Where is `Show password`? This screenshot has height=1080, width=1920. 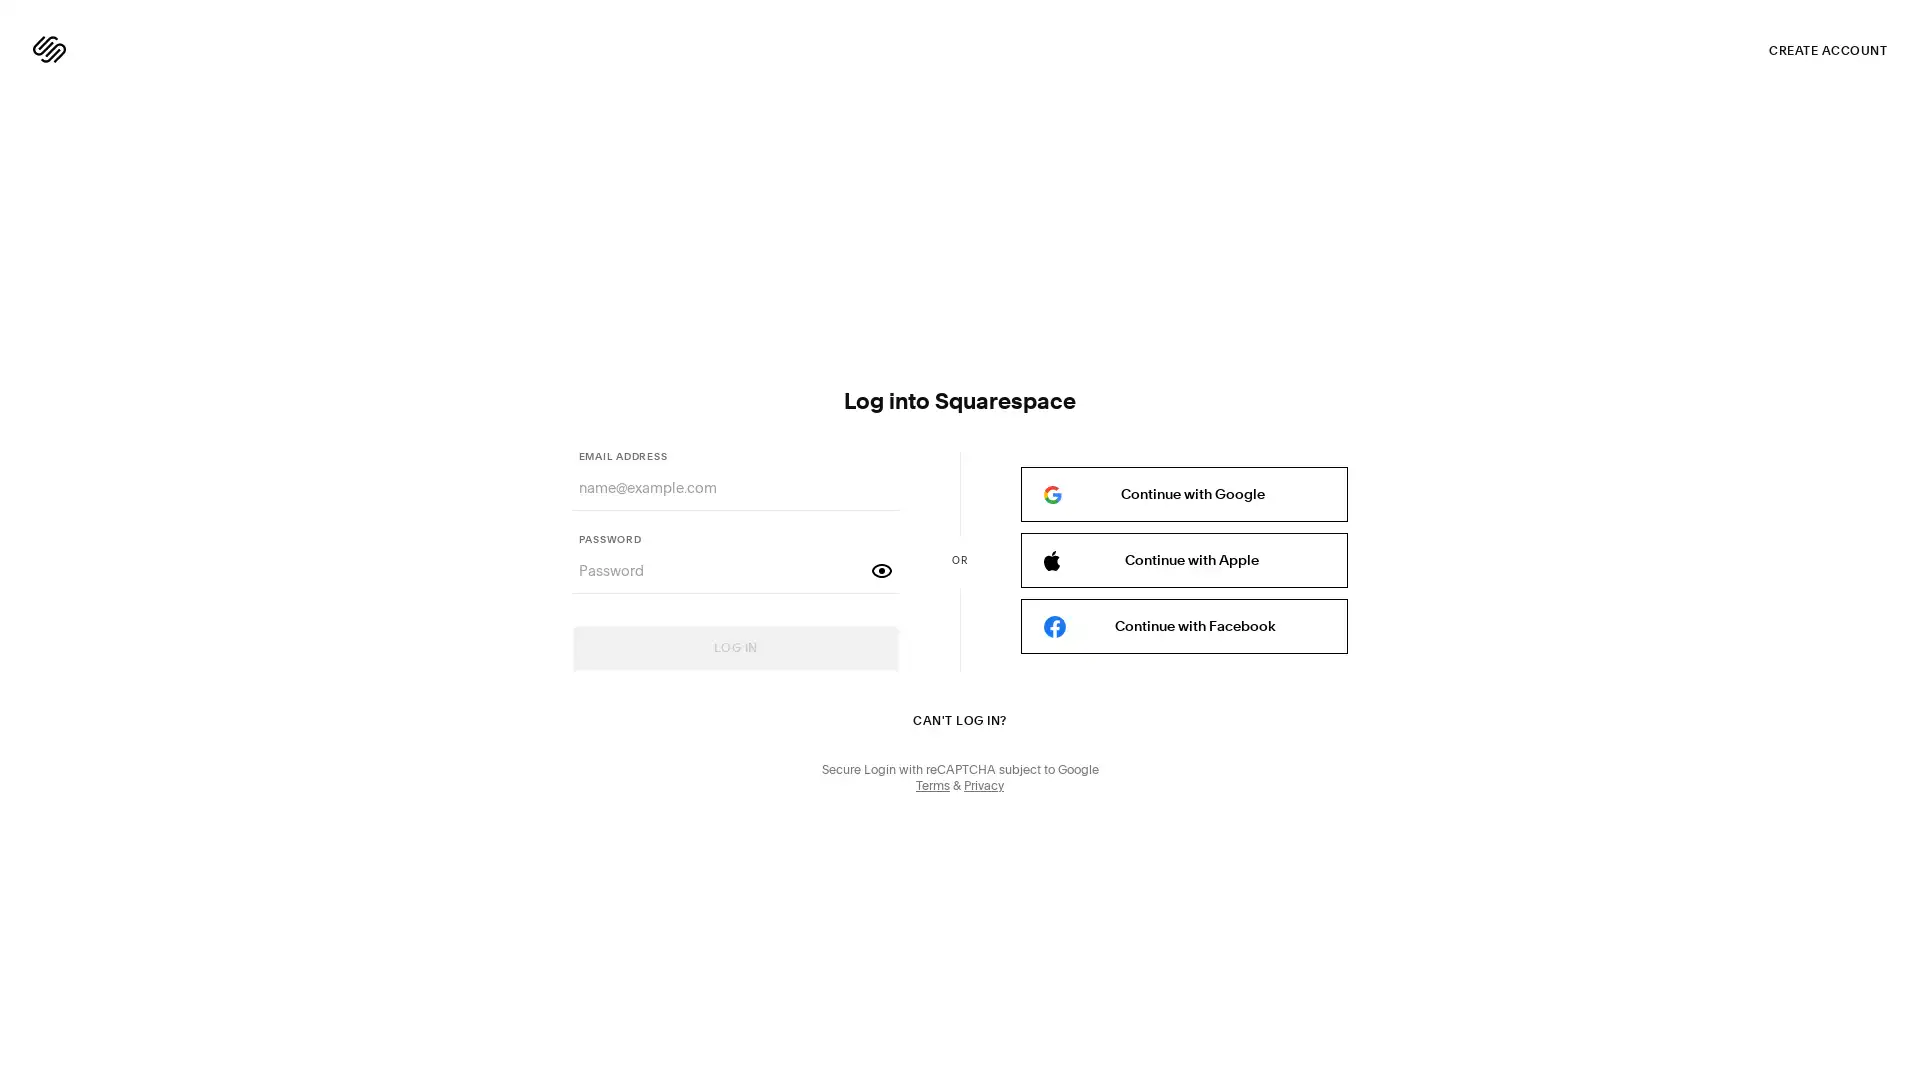
Show password is located at coordinates (881, 570).